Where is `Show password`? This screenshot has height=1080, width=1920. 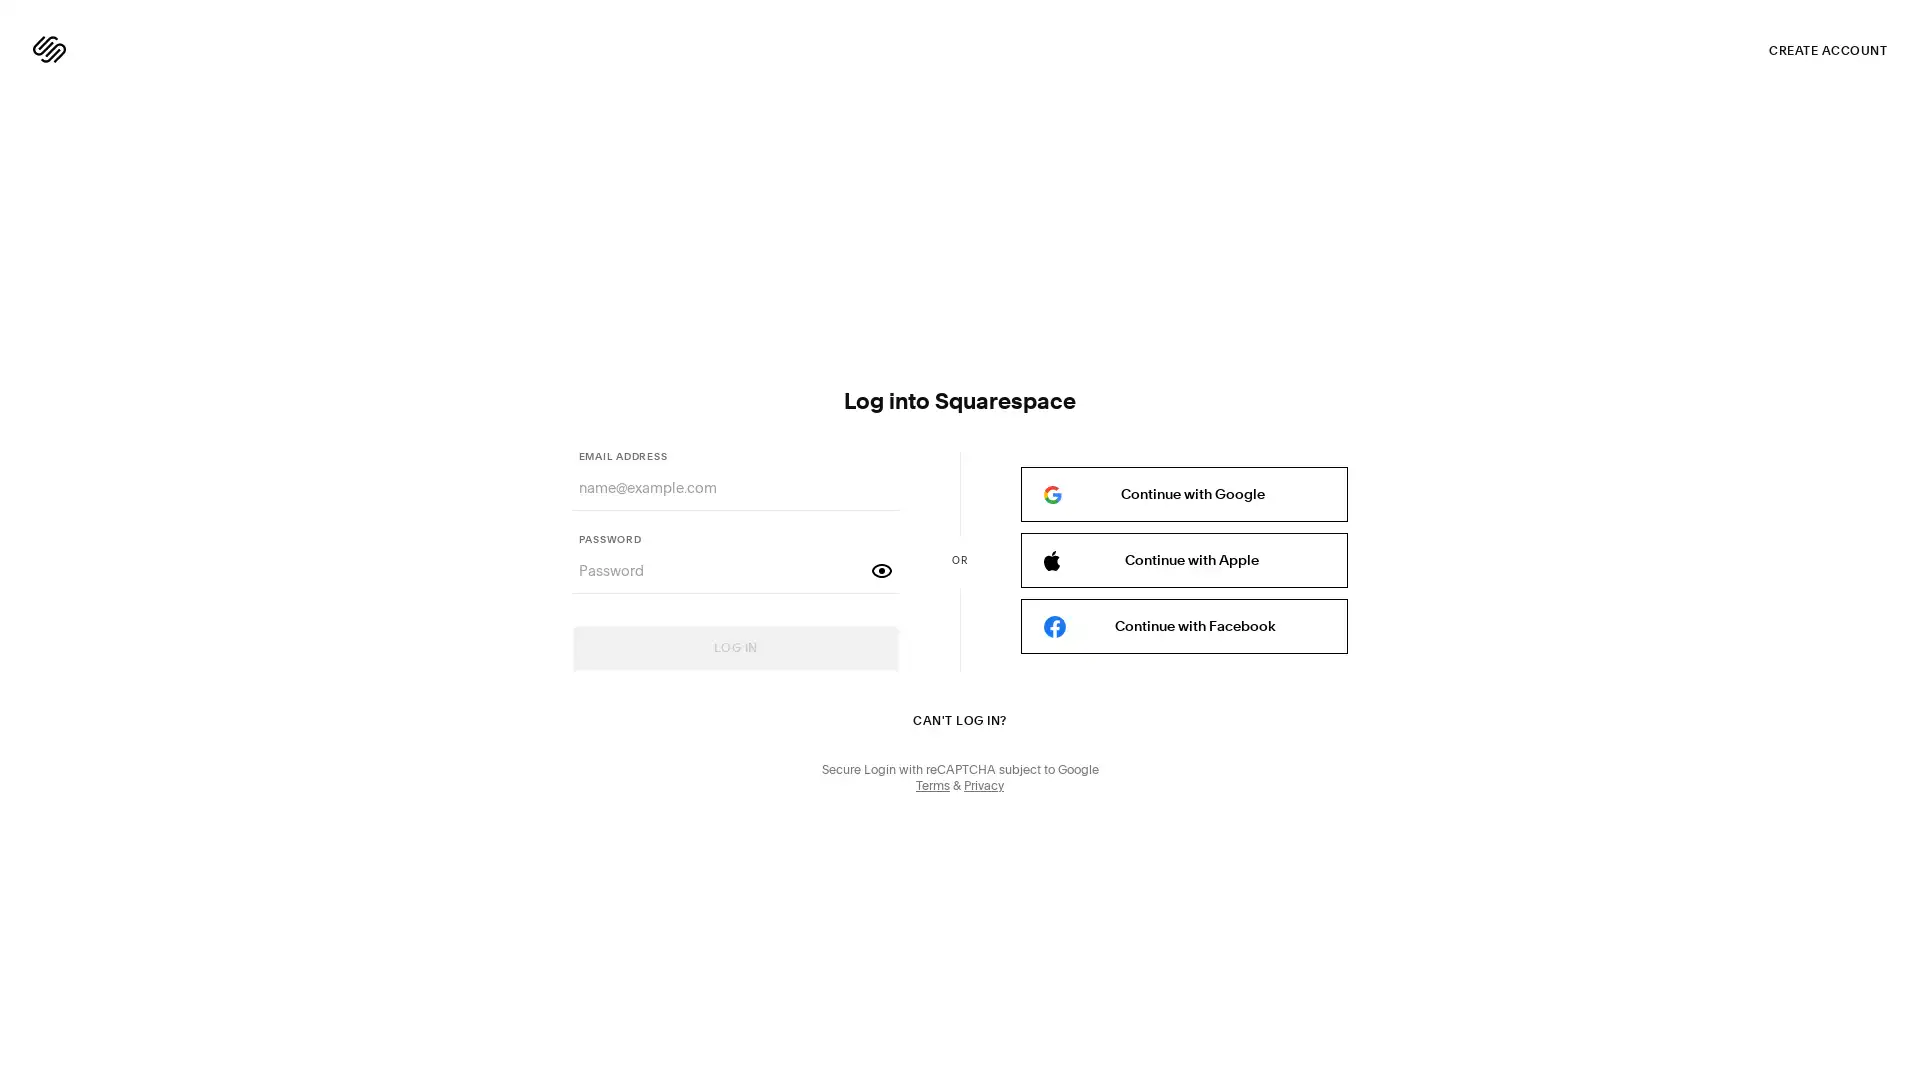
Show password is located at coordinates (881, 570).